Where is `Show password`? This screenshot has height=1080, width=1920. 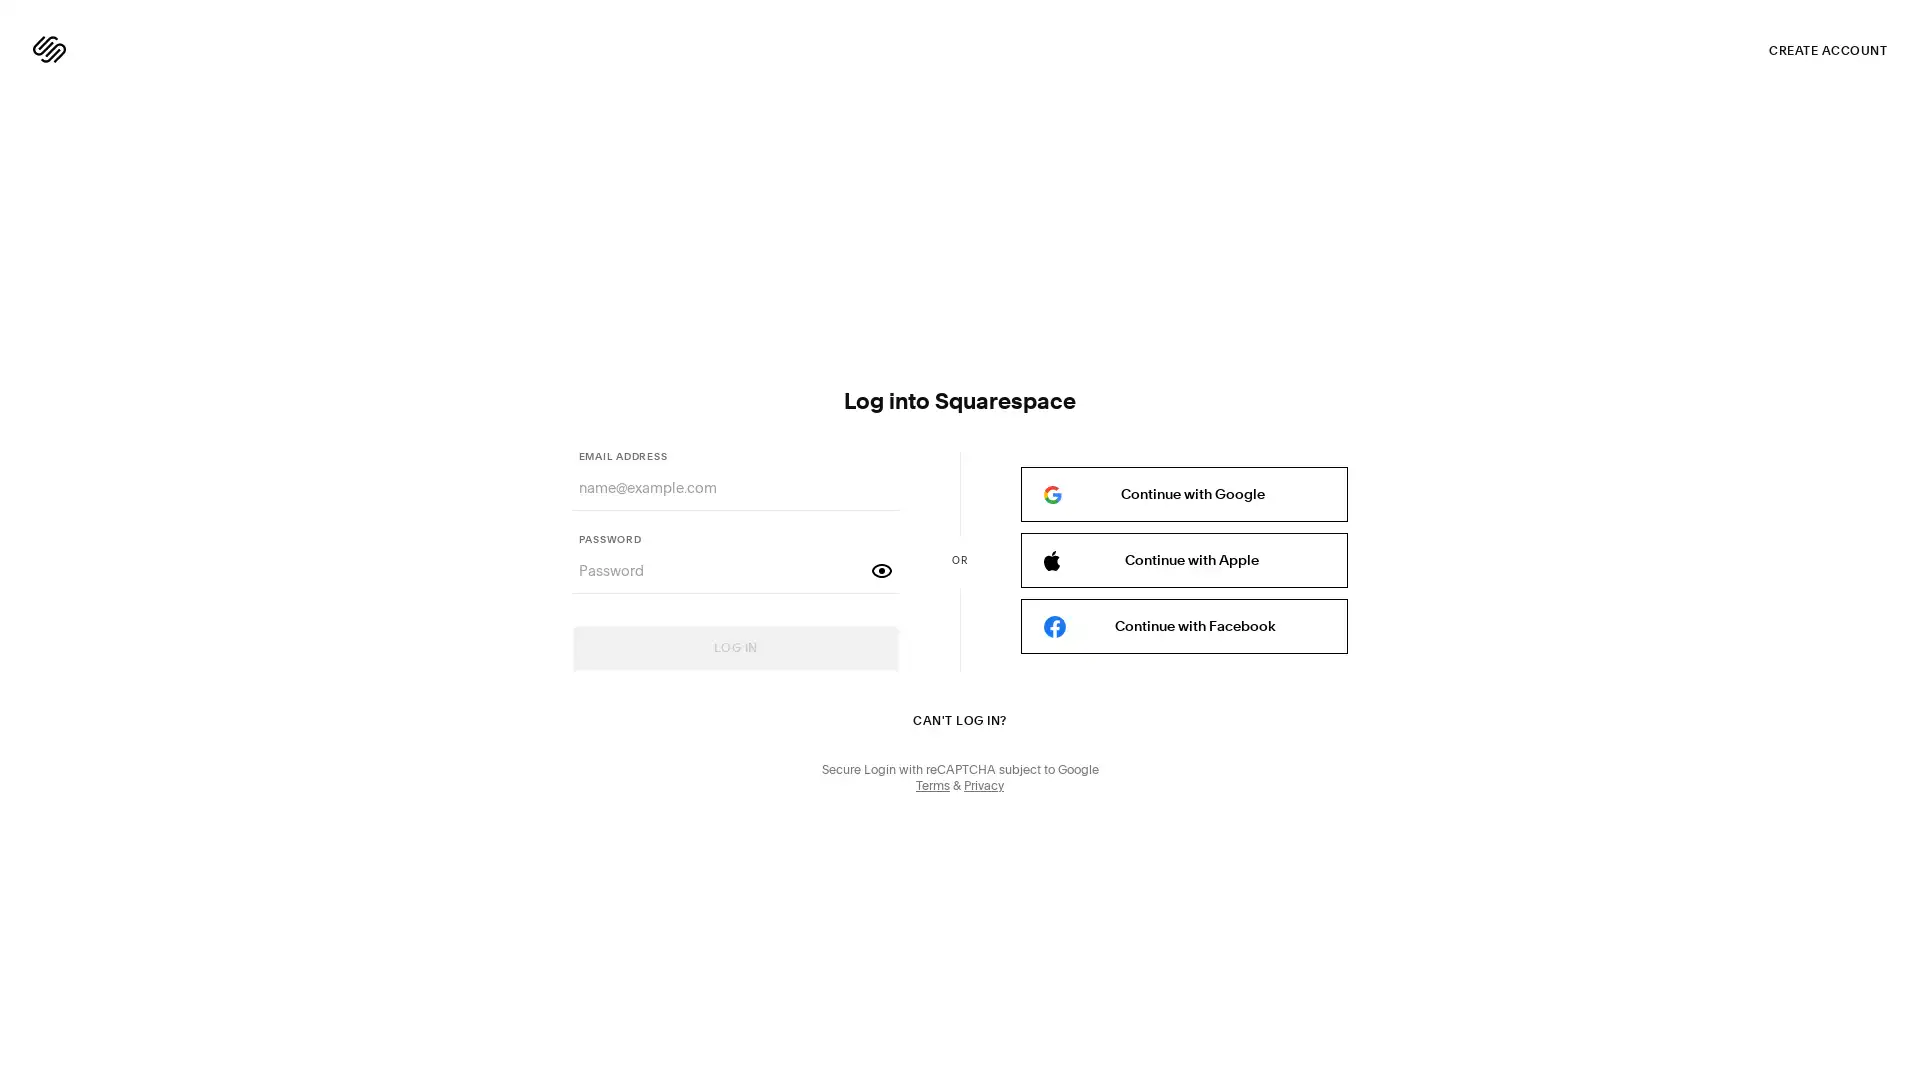
Show password is located at coordinates (881, 570).